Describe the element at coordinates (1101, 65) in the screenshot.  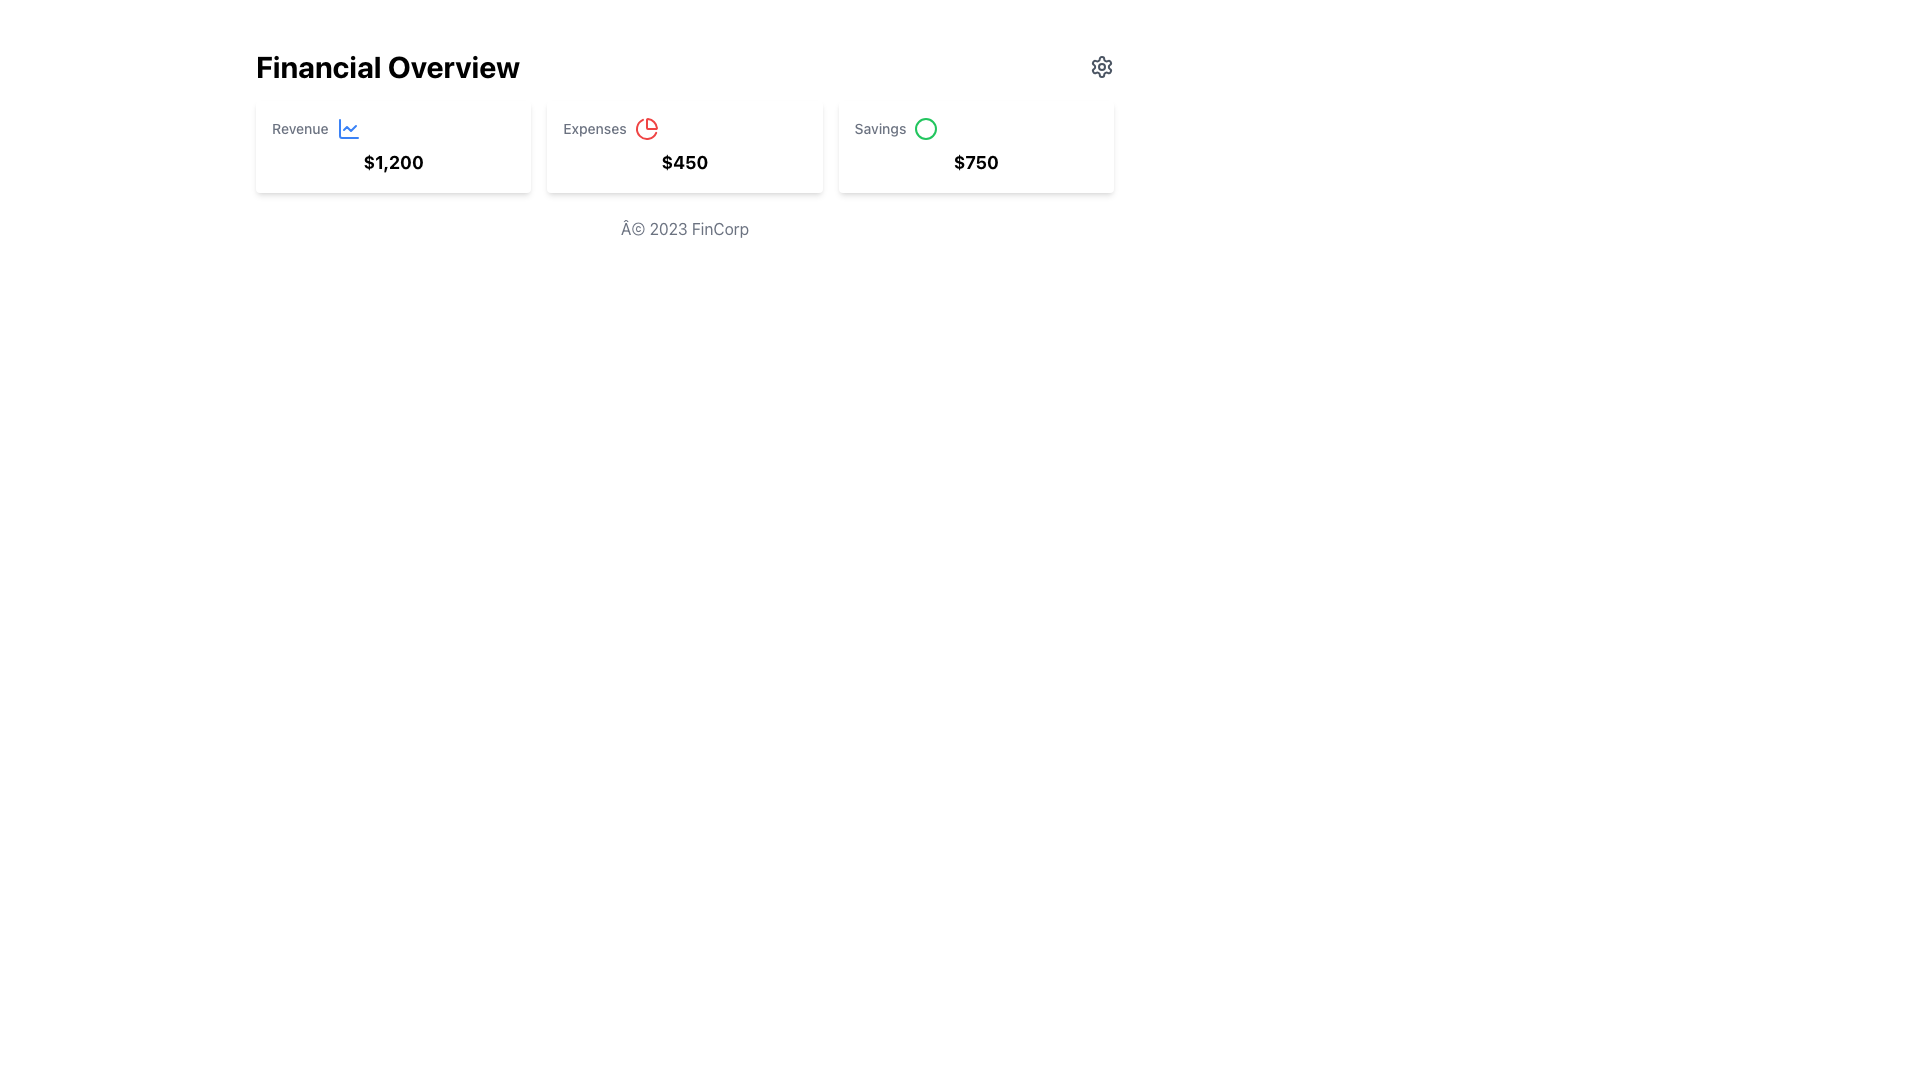
I see `the graphical design of the settings cogwheel icon located at the top-right corner of the interface, above the 'Financial Overview' section` at that location.